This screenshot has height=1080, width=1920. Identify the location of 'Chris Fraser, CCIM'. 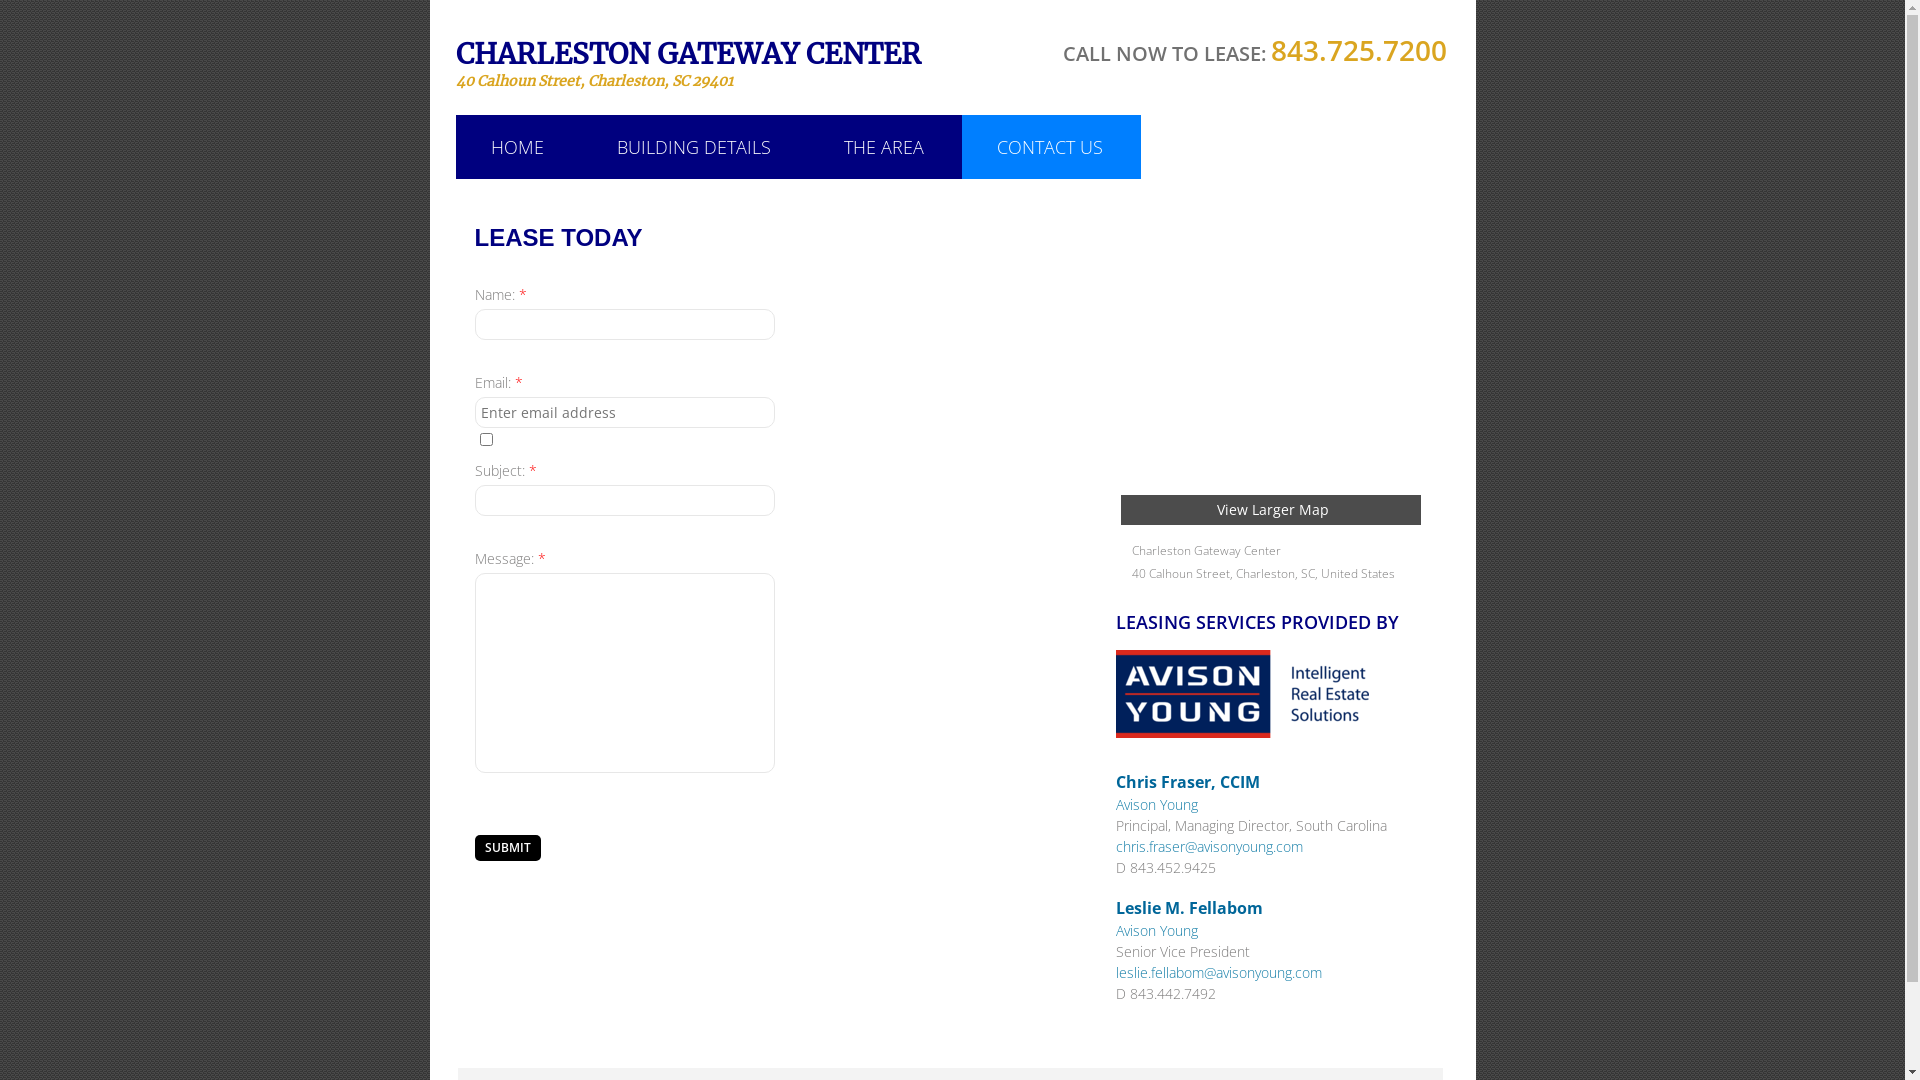
(1115, 781).